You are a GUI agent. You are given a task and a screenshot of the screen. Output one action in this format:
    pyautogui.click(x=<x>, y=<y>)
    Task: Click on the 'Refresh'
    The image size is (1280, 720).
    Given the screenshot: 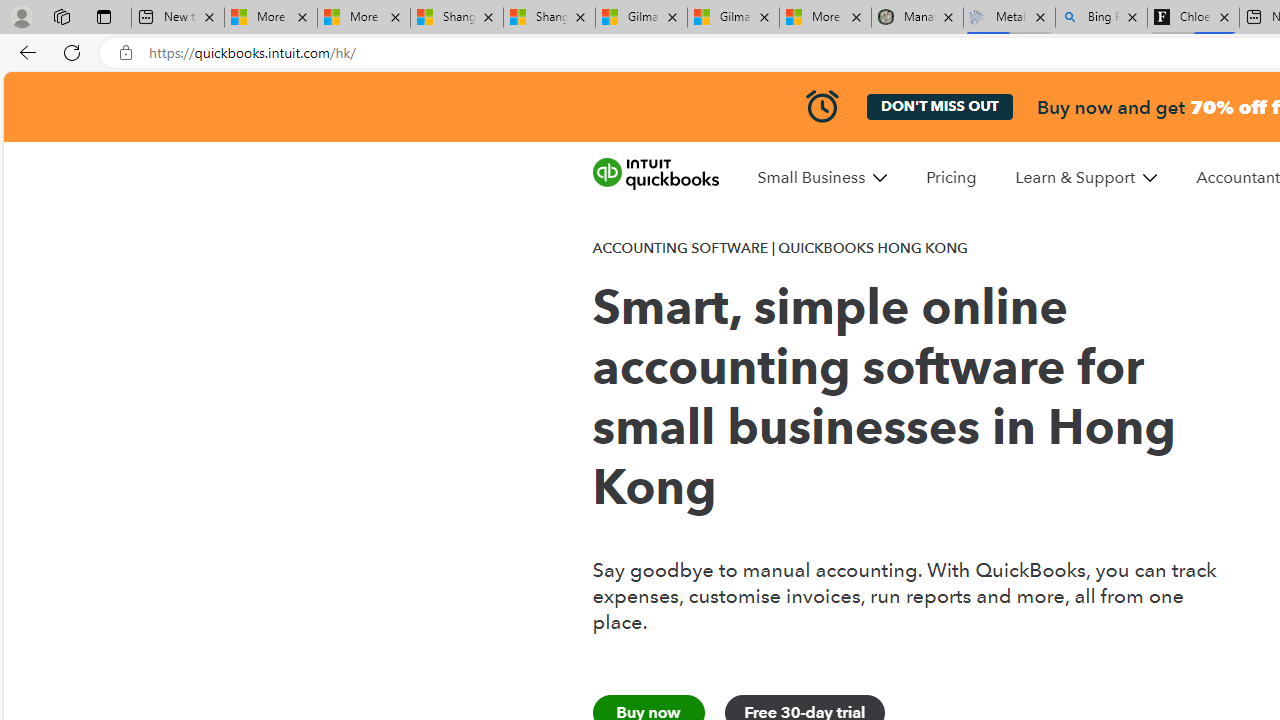 What is the action you would take?
    pyautogui.click(x=72, y=51)
    